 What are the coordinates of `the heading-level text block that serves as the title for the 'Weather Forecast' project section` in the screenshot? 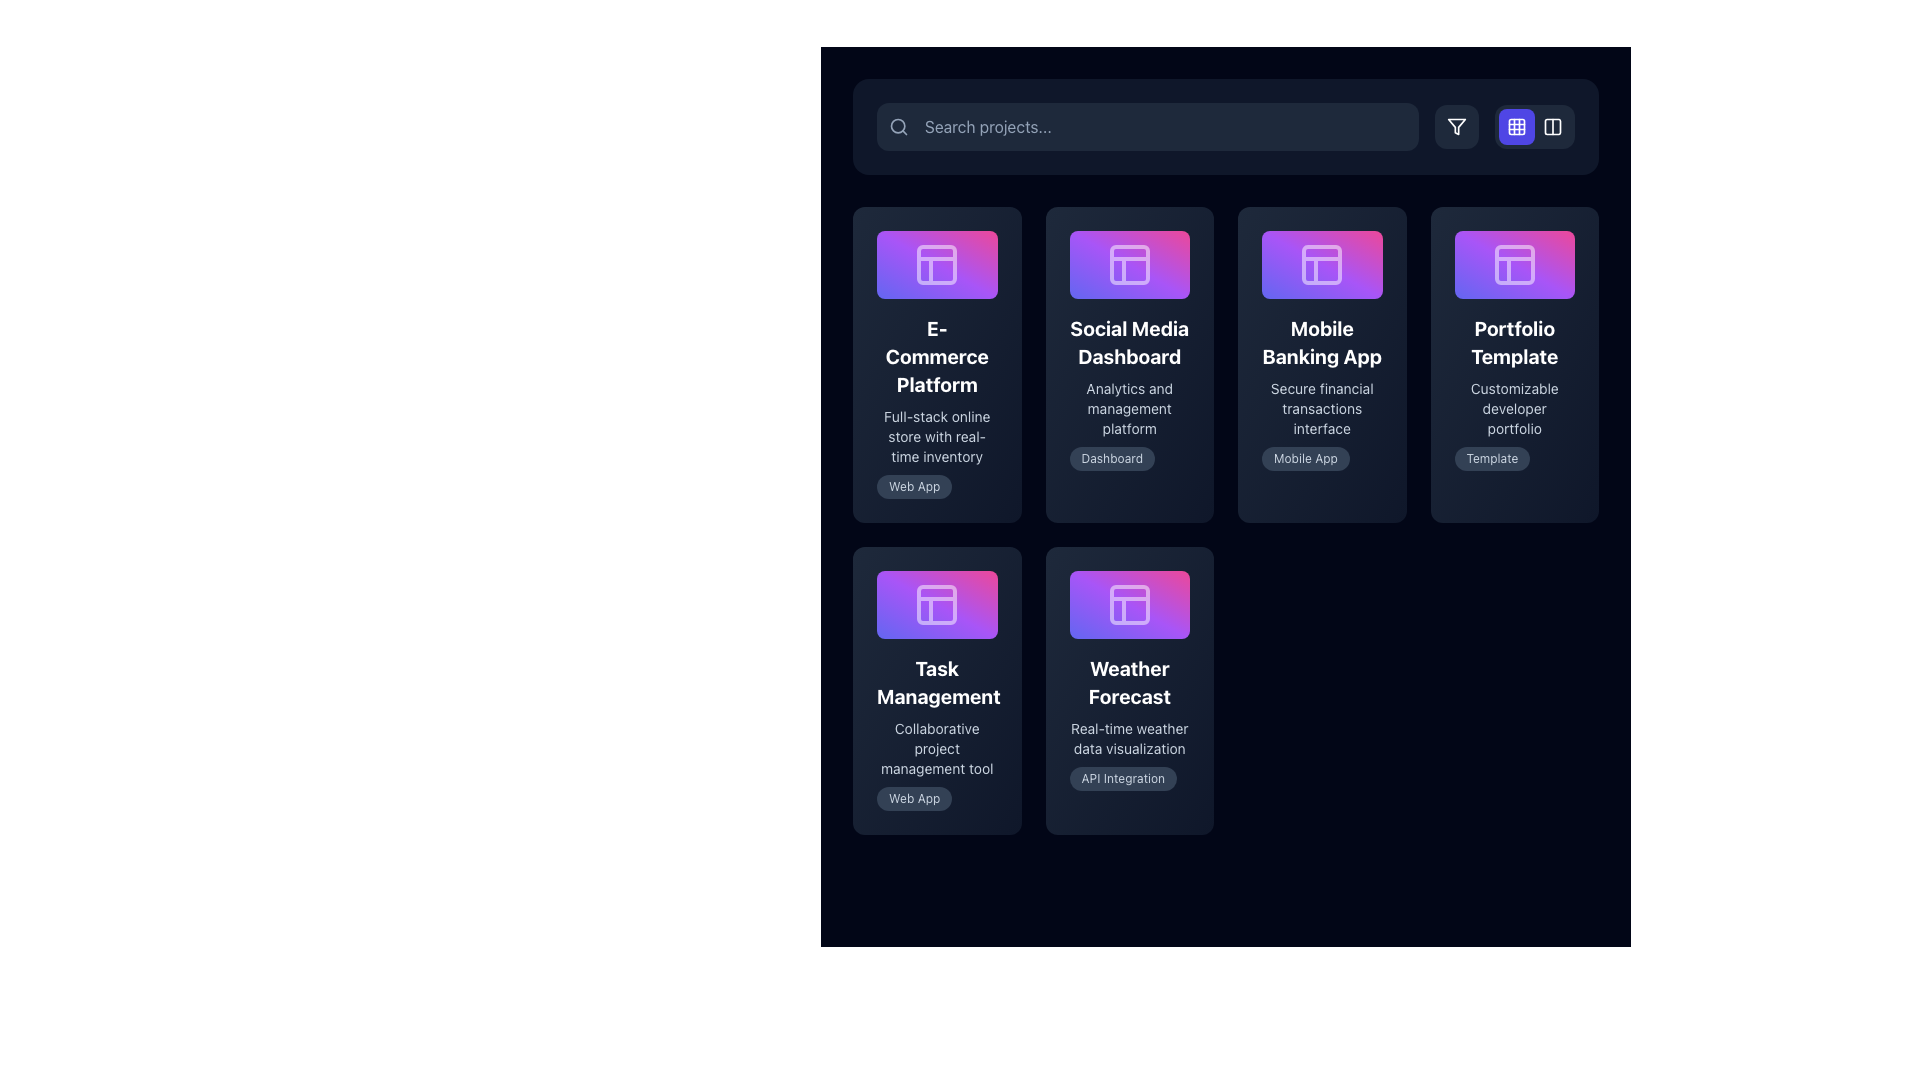 It's located at (1129, 681).